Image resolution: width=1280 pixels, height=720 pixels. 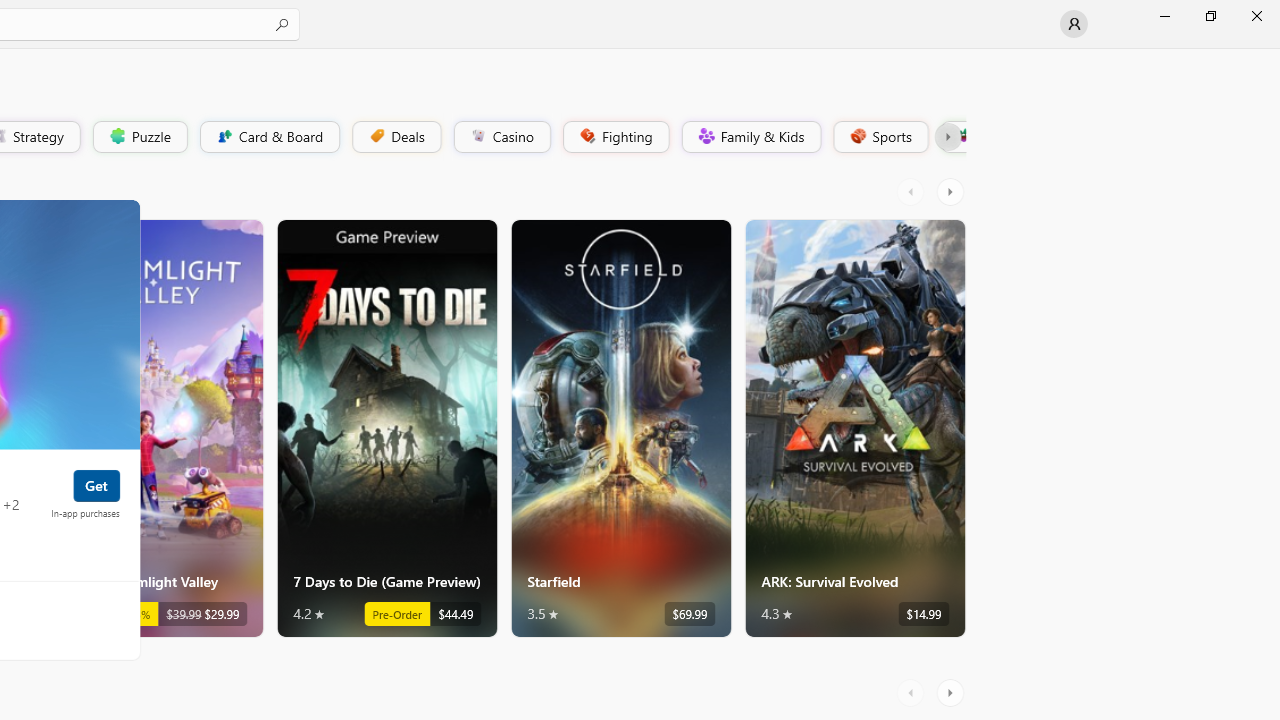 I want to click on 'Close Microsoft Store', so click(x=1255, y=15).